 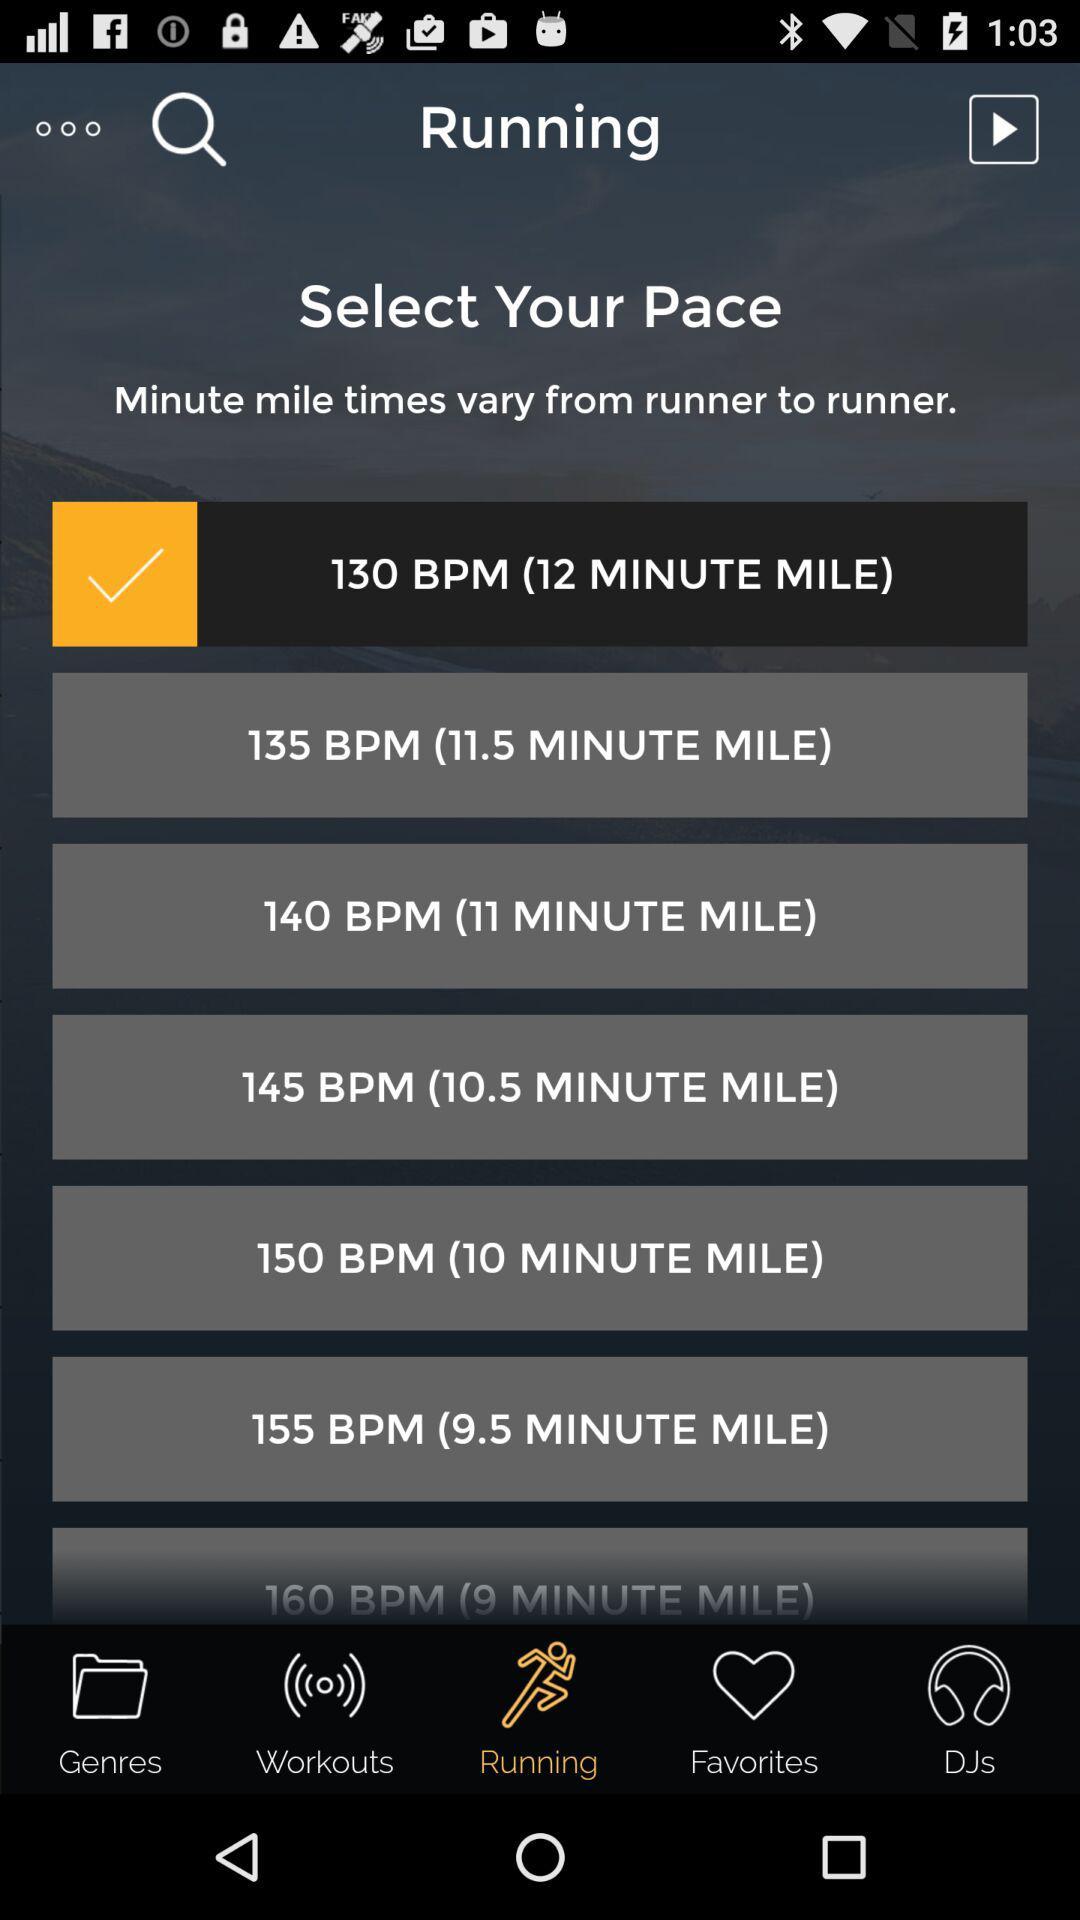 I want to click on the icon below minute mile times item, so click(x=611, y=573).